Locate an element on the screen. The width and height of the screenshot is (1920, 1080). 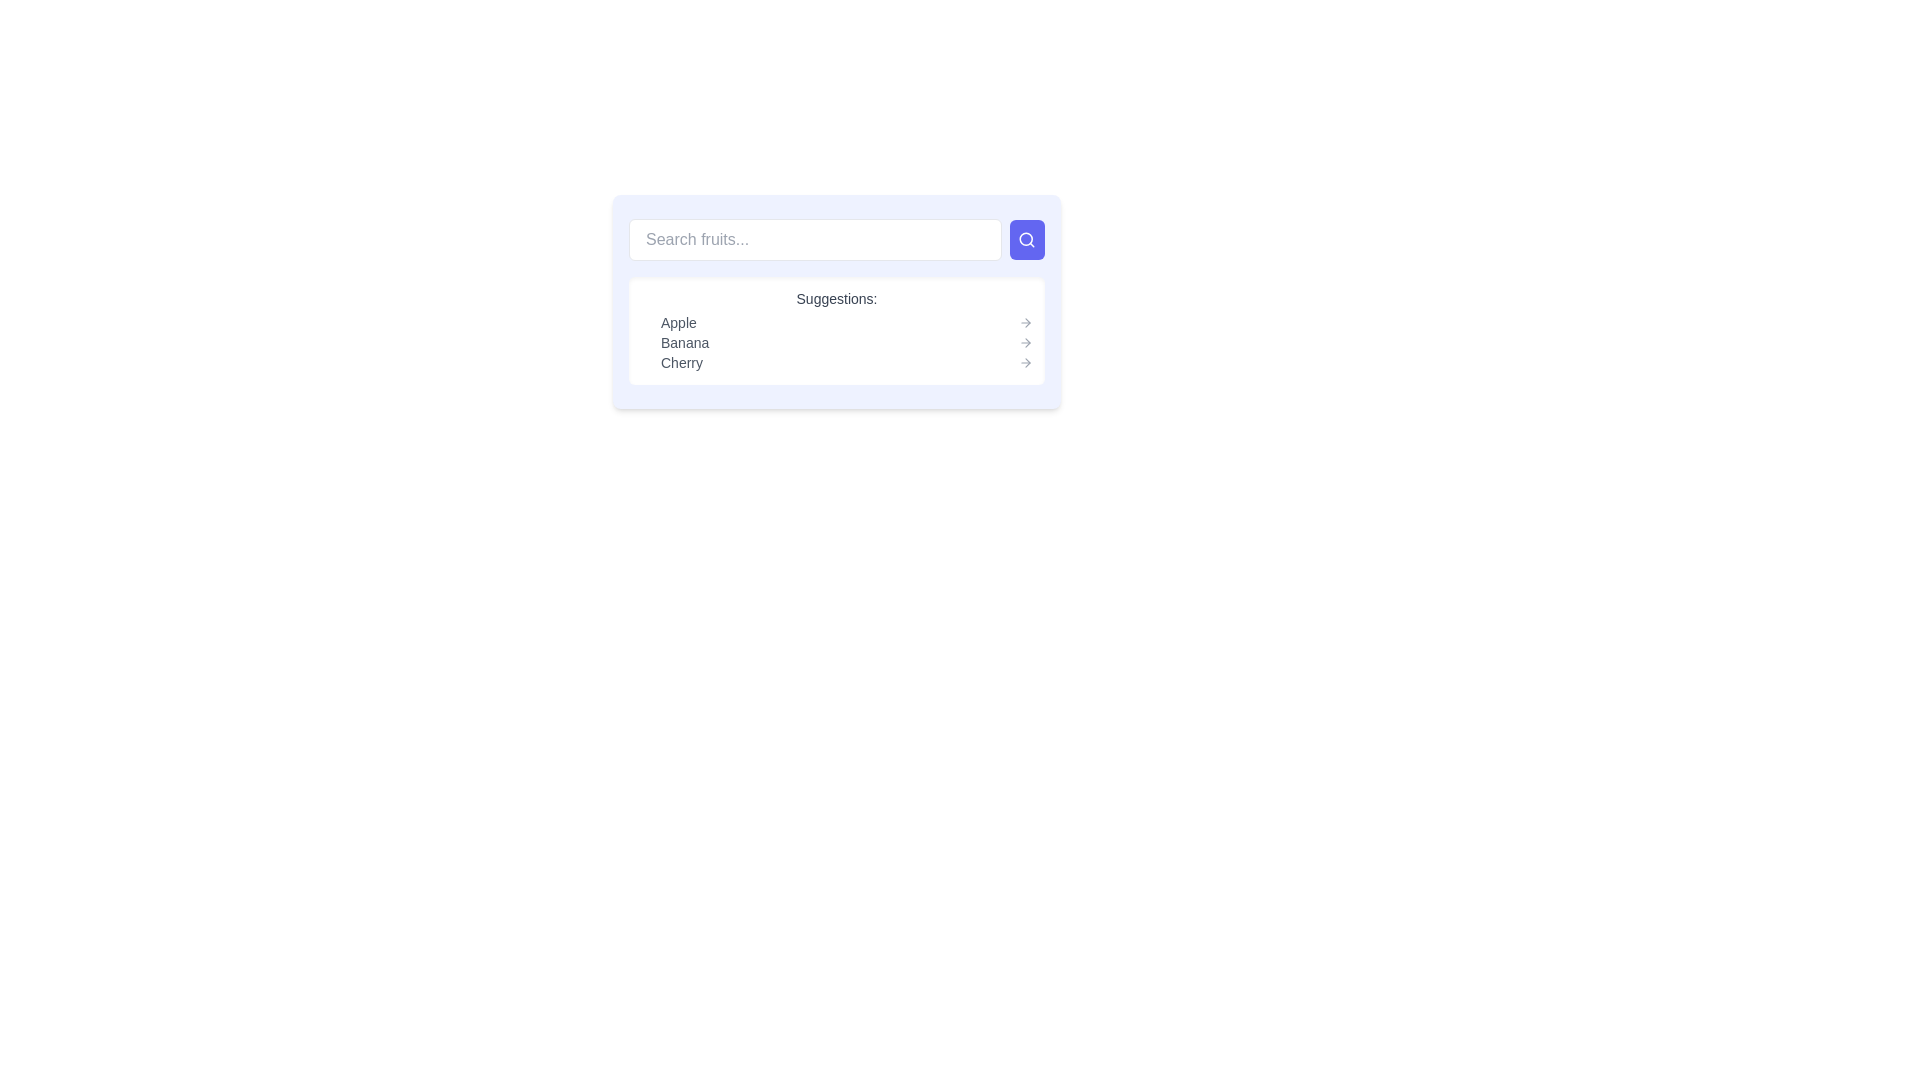
the text label for the suggestions section, which is a rectangular box with a light indigo background containing the heading 'Suggestions:' and a list of suggestions is located at coordinates (836, 301).